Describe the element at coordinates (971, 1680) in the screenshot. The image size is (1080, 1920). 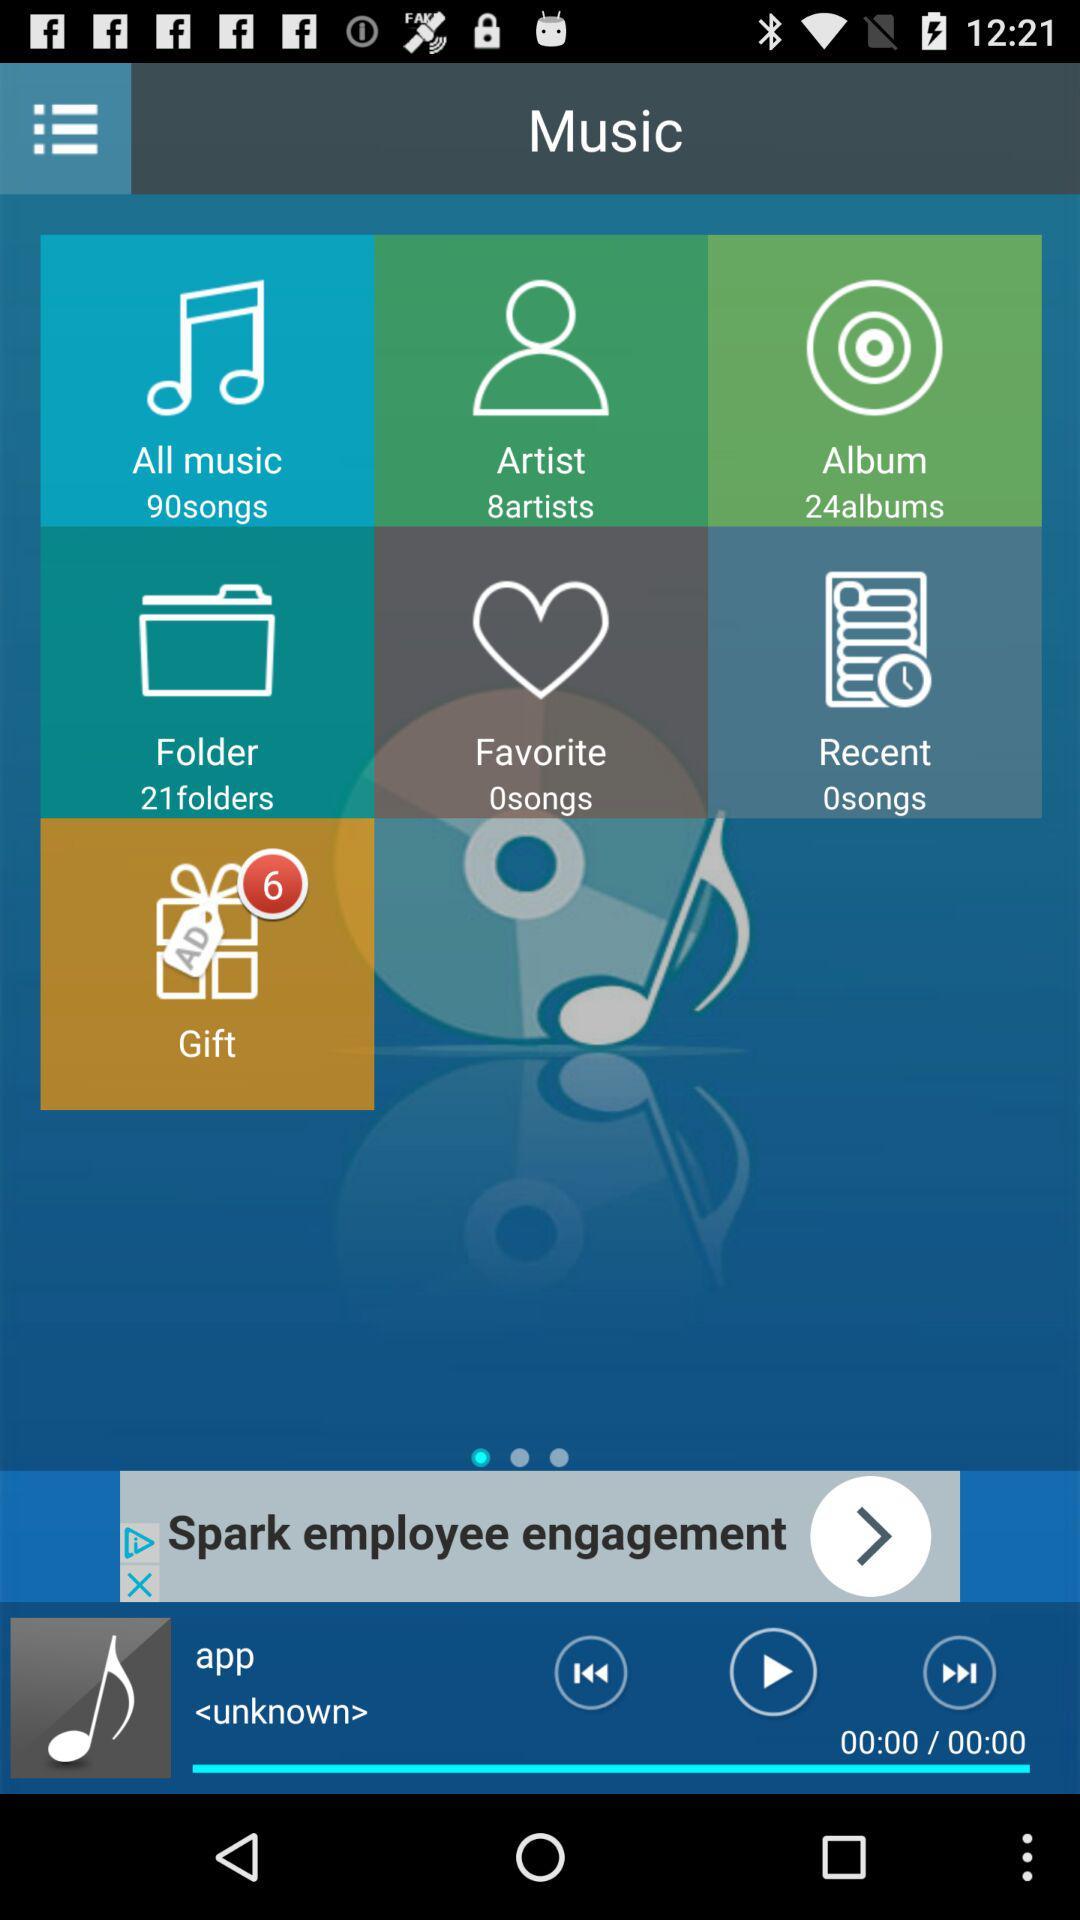
I see `an` at that location.